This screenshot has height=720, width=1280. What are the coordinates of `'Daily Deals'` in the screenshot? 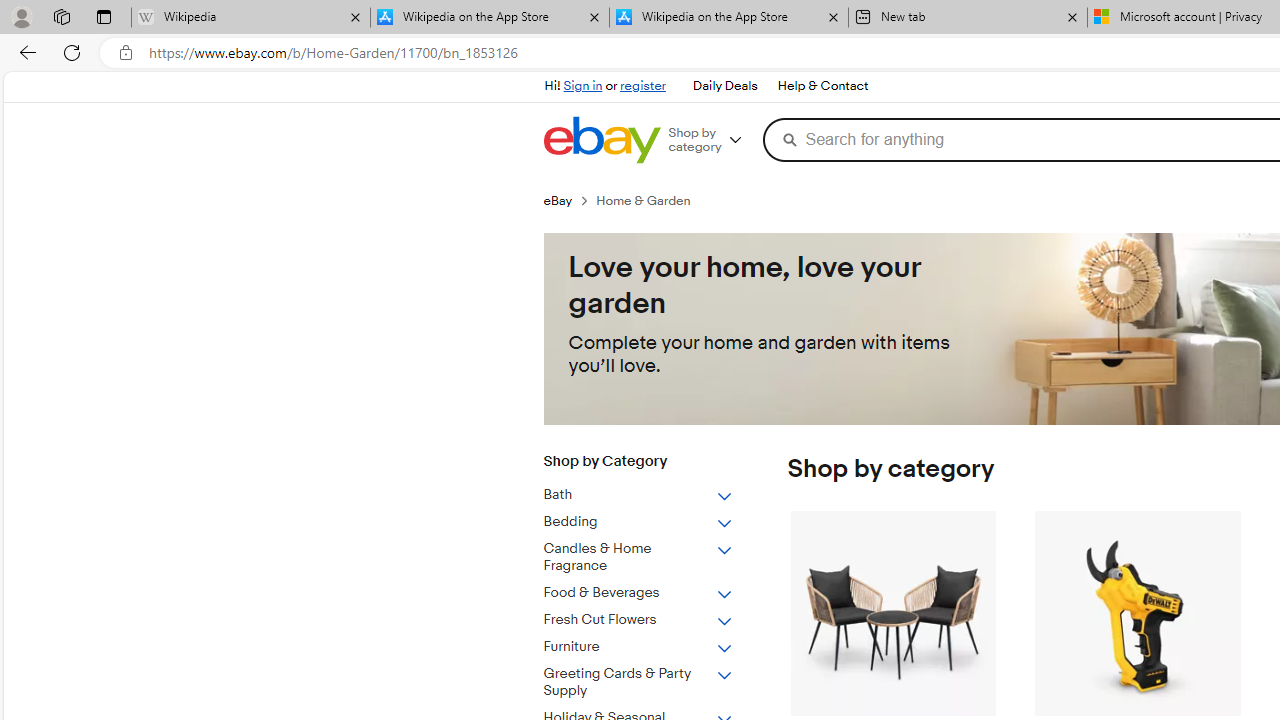 It's located at (724, 86).